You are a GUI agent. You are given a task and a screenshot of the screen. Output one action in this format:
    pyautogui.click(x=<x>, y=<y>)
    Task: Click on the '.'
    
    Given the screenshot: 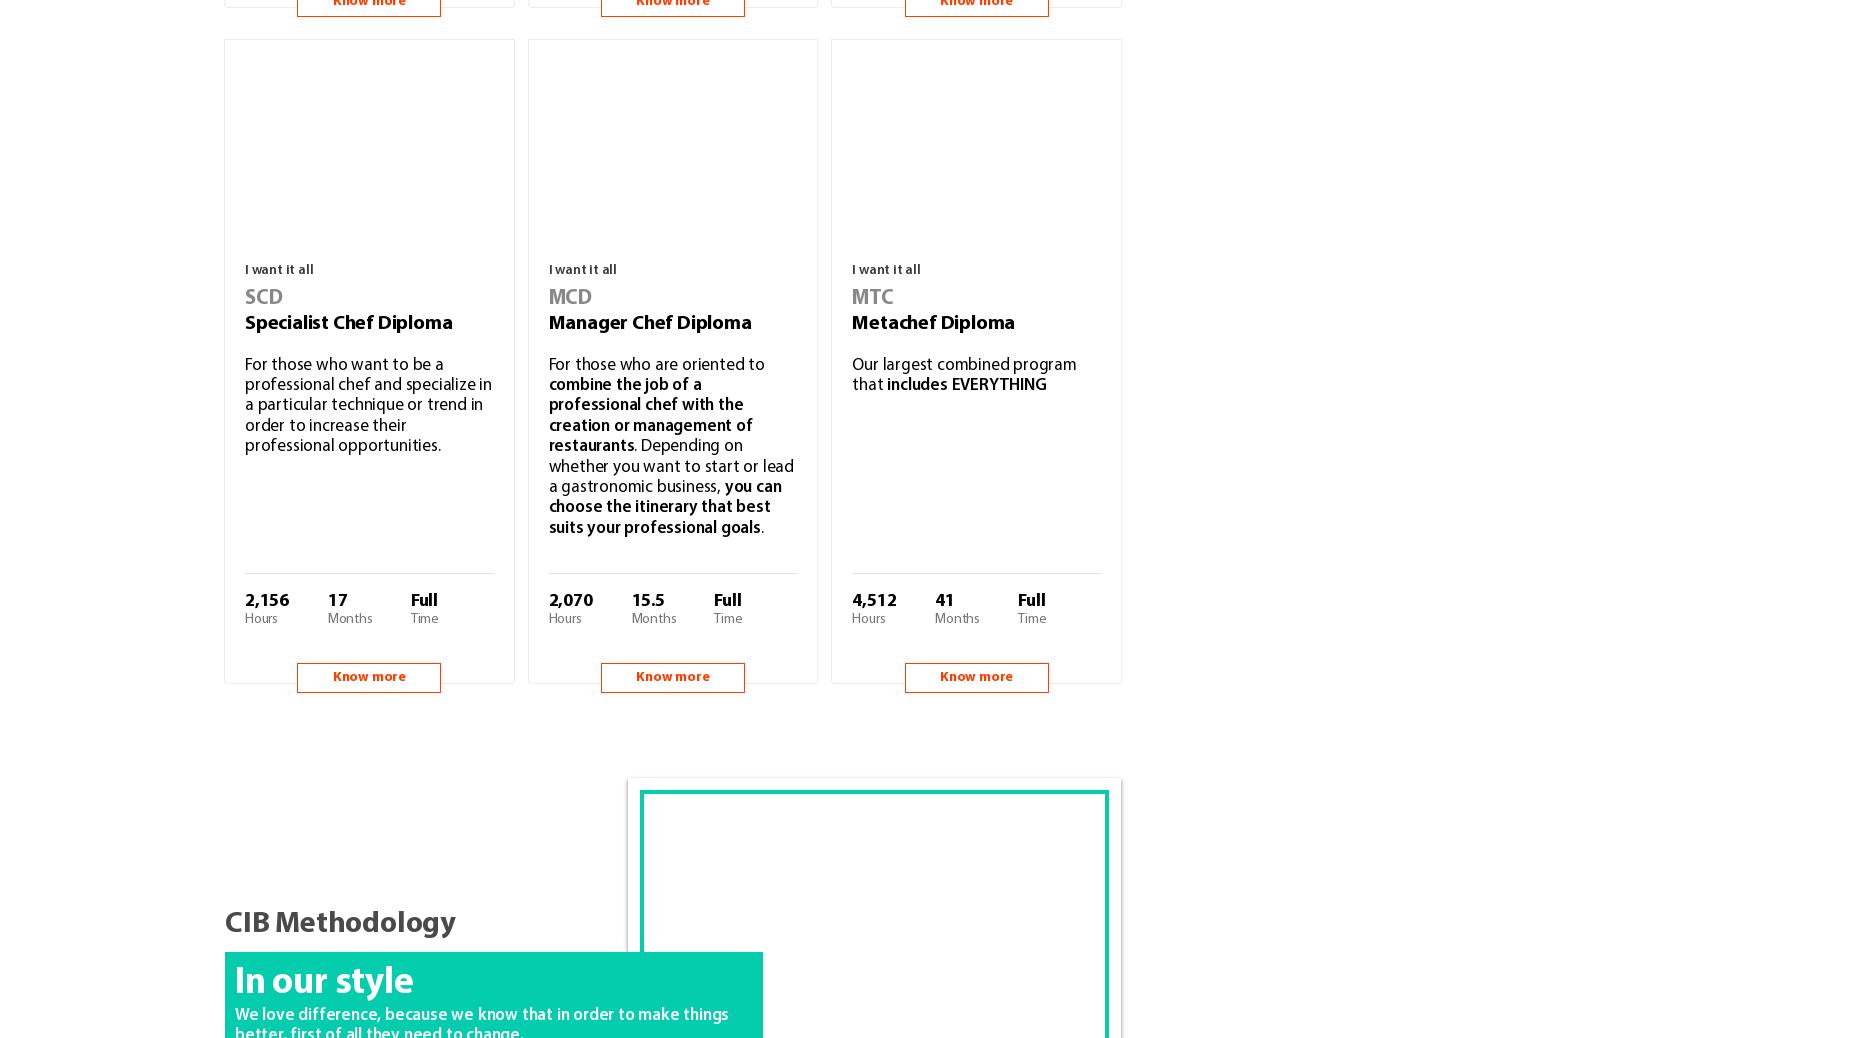 What is the action you would take?
    pyautogui.click(x=759, y=526)
    